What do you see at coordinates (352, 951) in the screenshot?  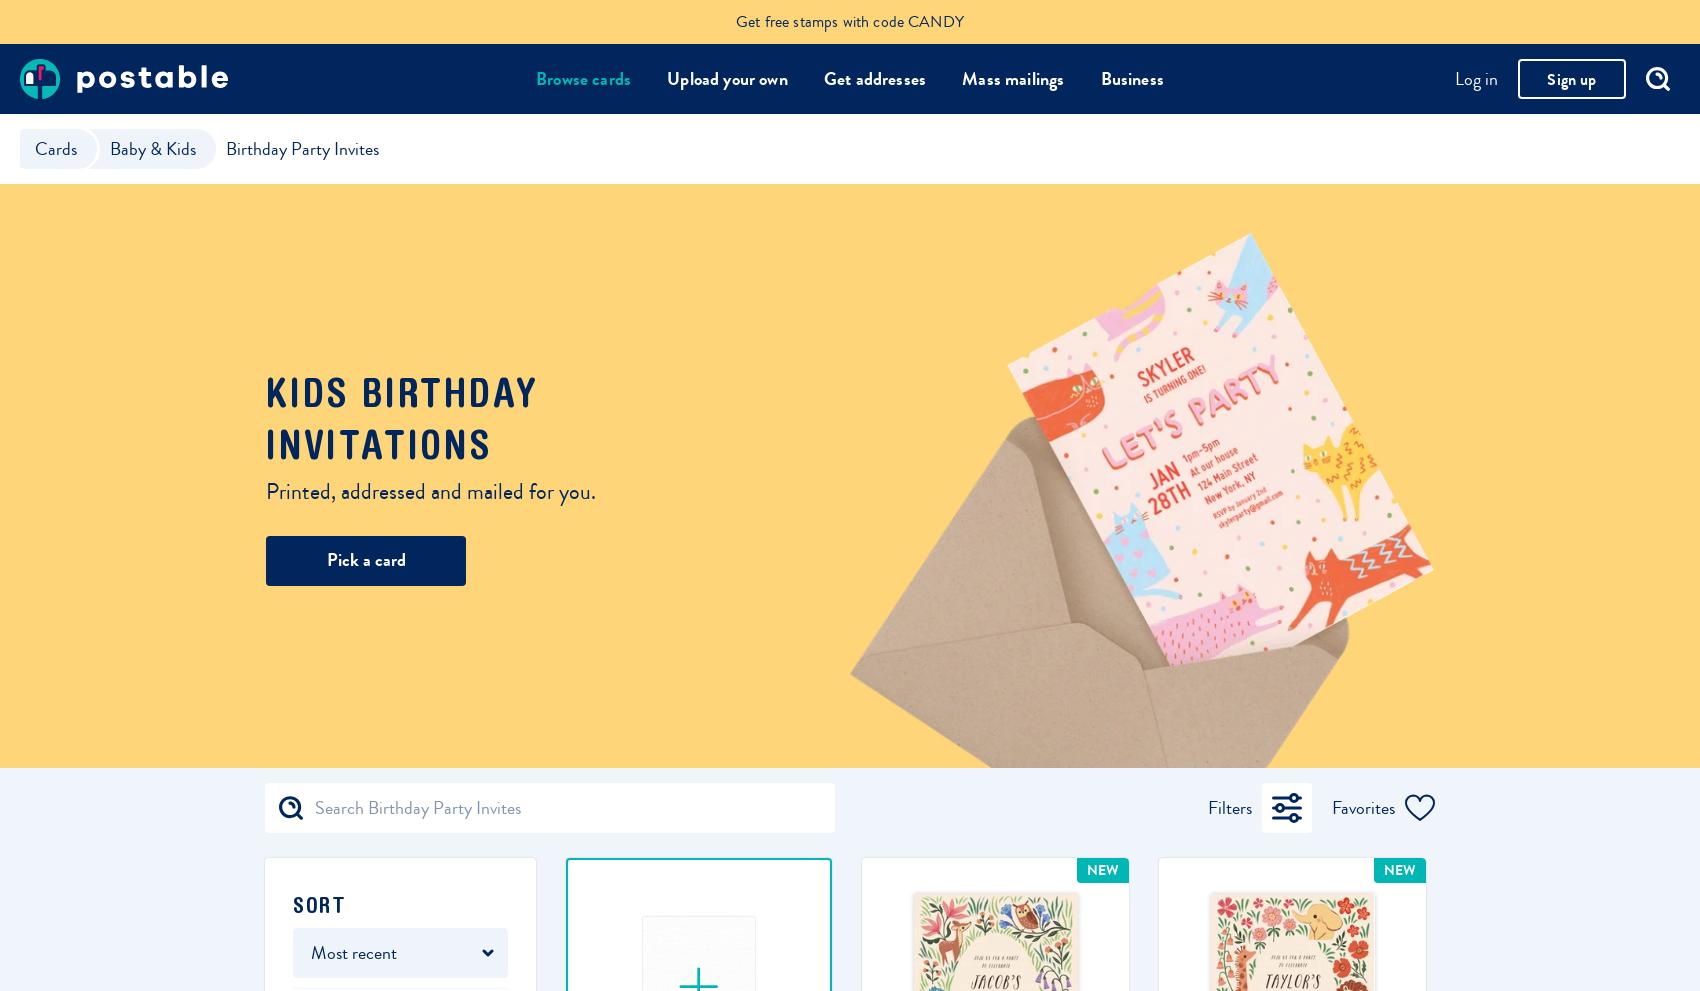 I see `'Most recent'` at bounding box center [352, 951].